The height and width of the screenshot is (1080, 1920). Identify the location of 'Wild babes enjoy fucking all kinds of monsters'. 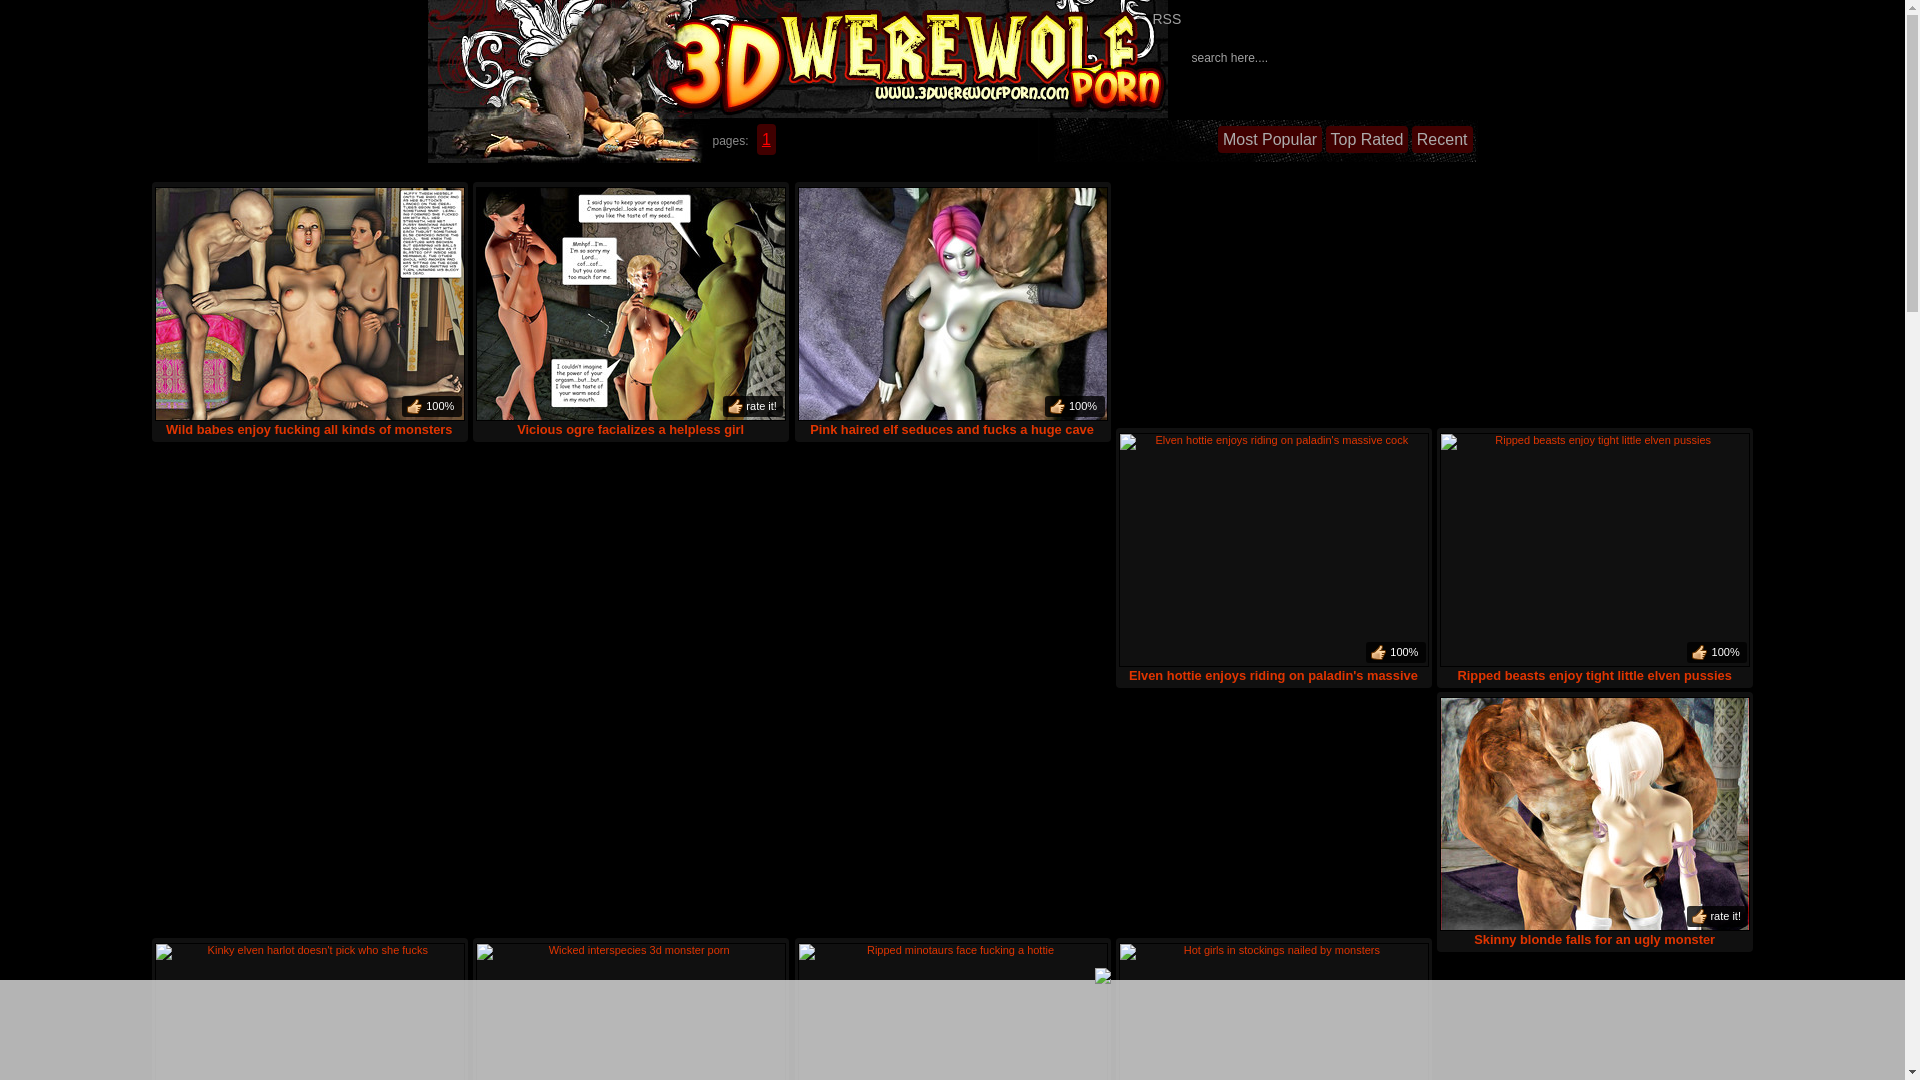
(309, 313).